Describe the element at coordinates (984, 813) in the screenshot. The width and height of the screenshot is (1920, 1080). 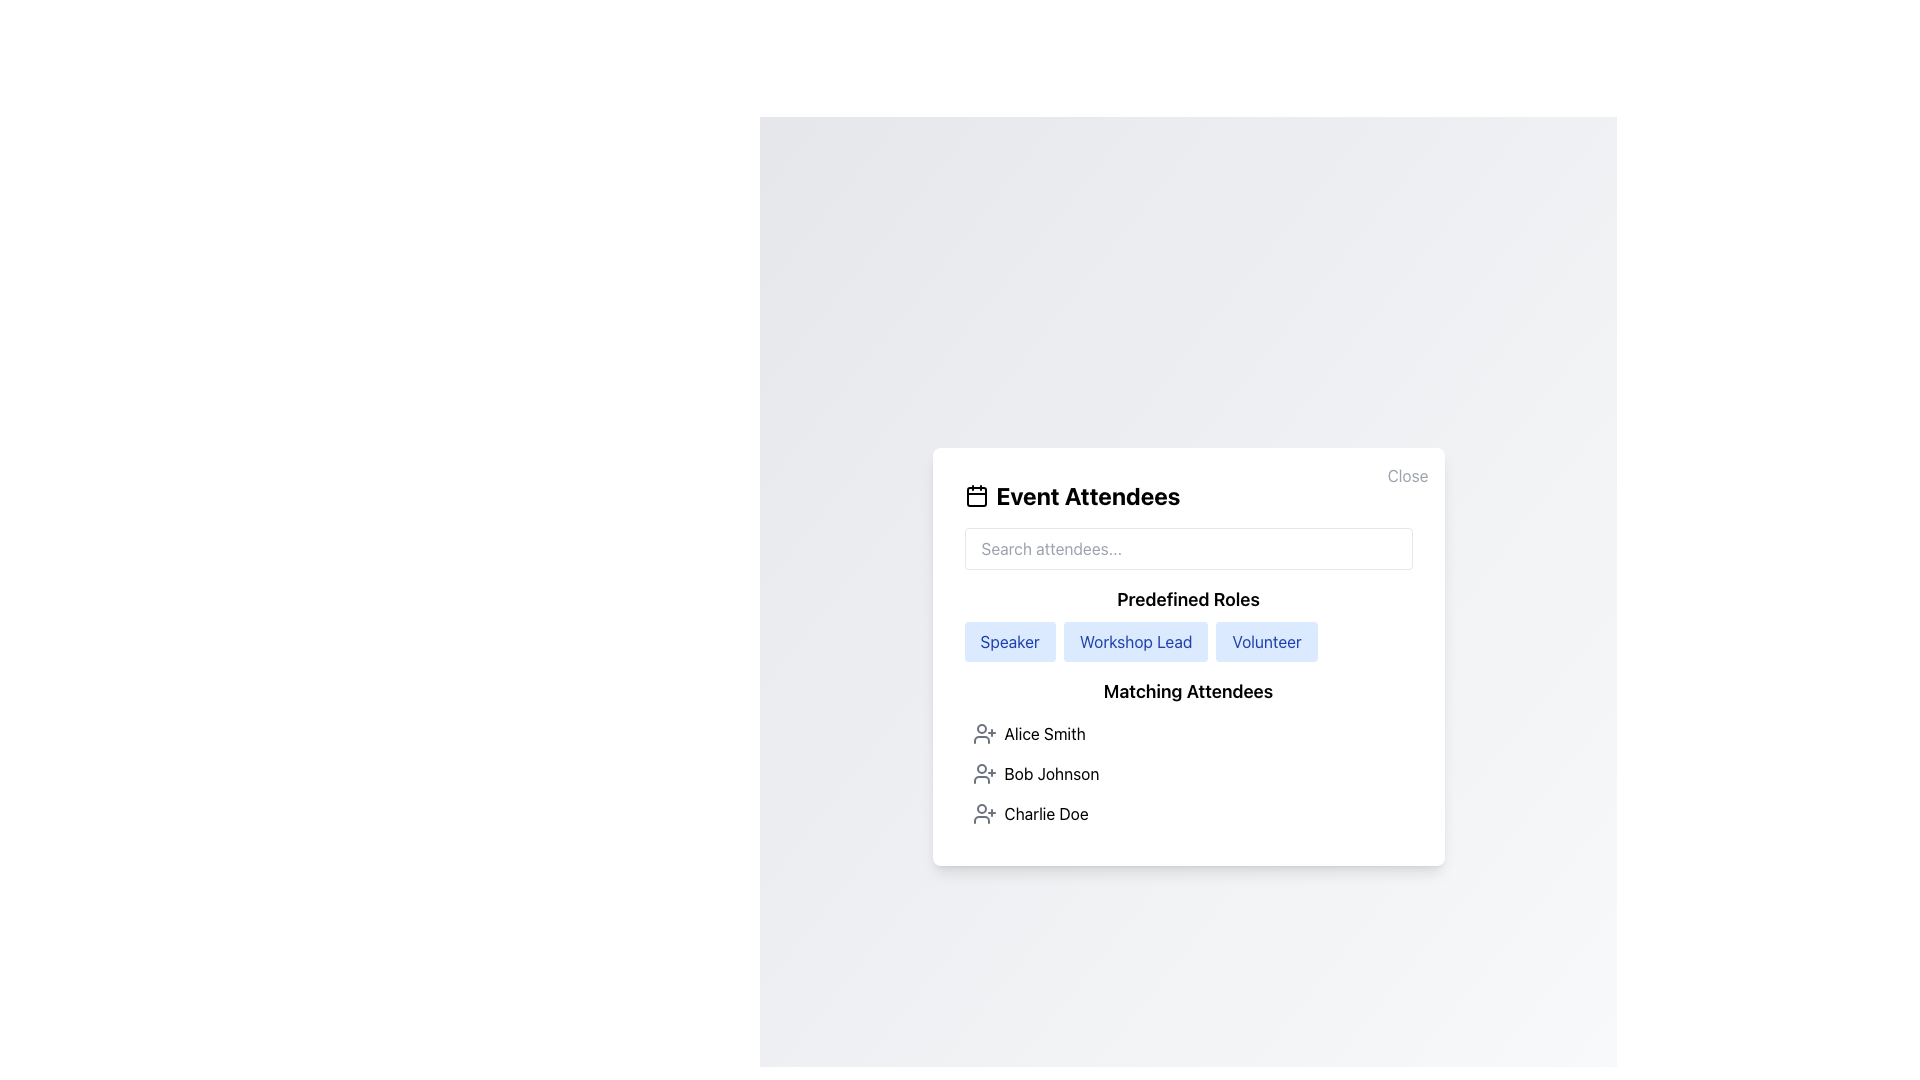
I see `the icon to the left of 'Charlie Doe'` at that location.